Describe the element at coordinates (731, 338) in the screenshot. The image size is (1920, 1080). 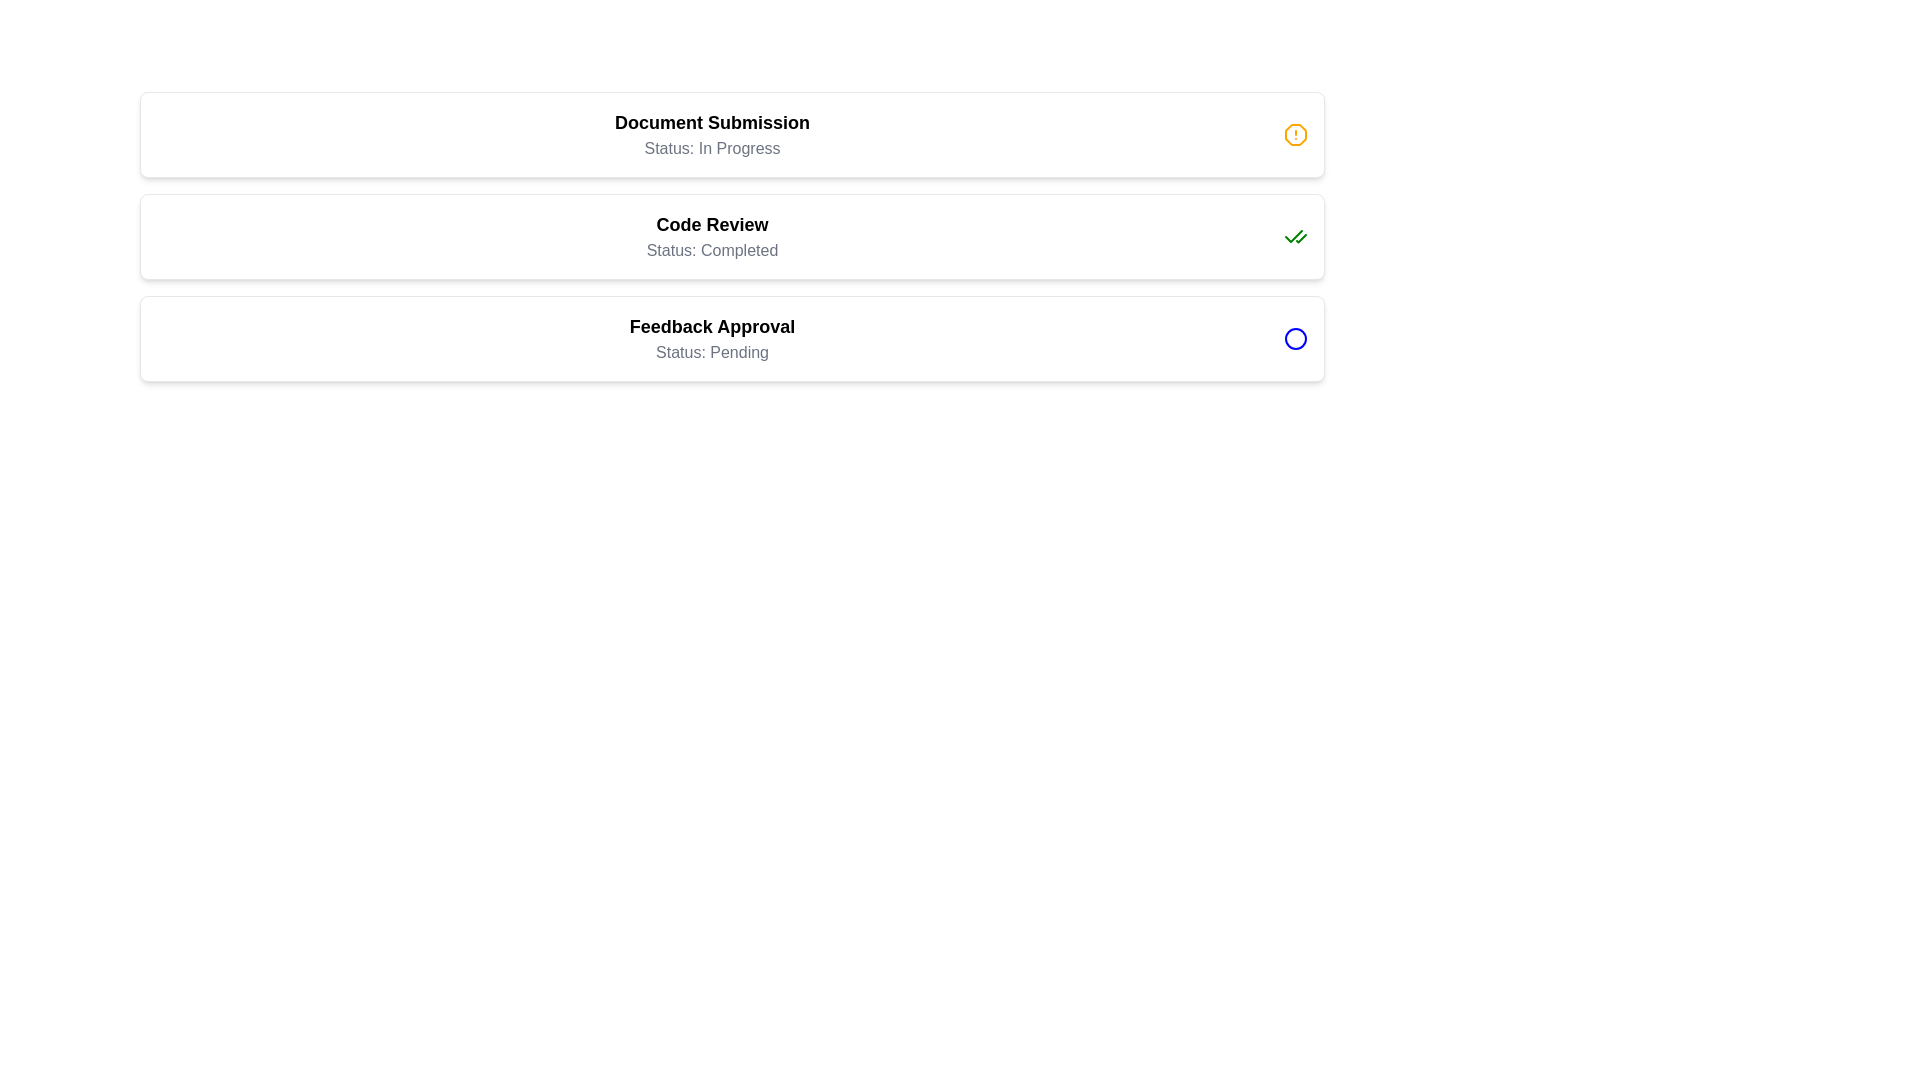
I see `the 'Feedback Approval' status card, which is the third card in a vertical stack of three, indicating its current status as 'Pending'` at that location.